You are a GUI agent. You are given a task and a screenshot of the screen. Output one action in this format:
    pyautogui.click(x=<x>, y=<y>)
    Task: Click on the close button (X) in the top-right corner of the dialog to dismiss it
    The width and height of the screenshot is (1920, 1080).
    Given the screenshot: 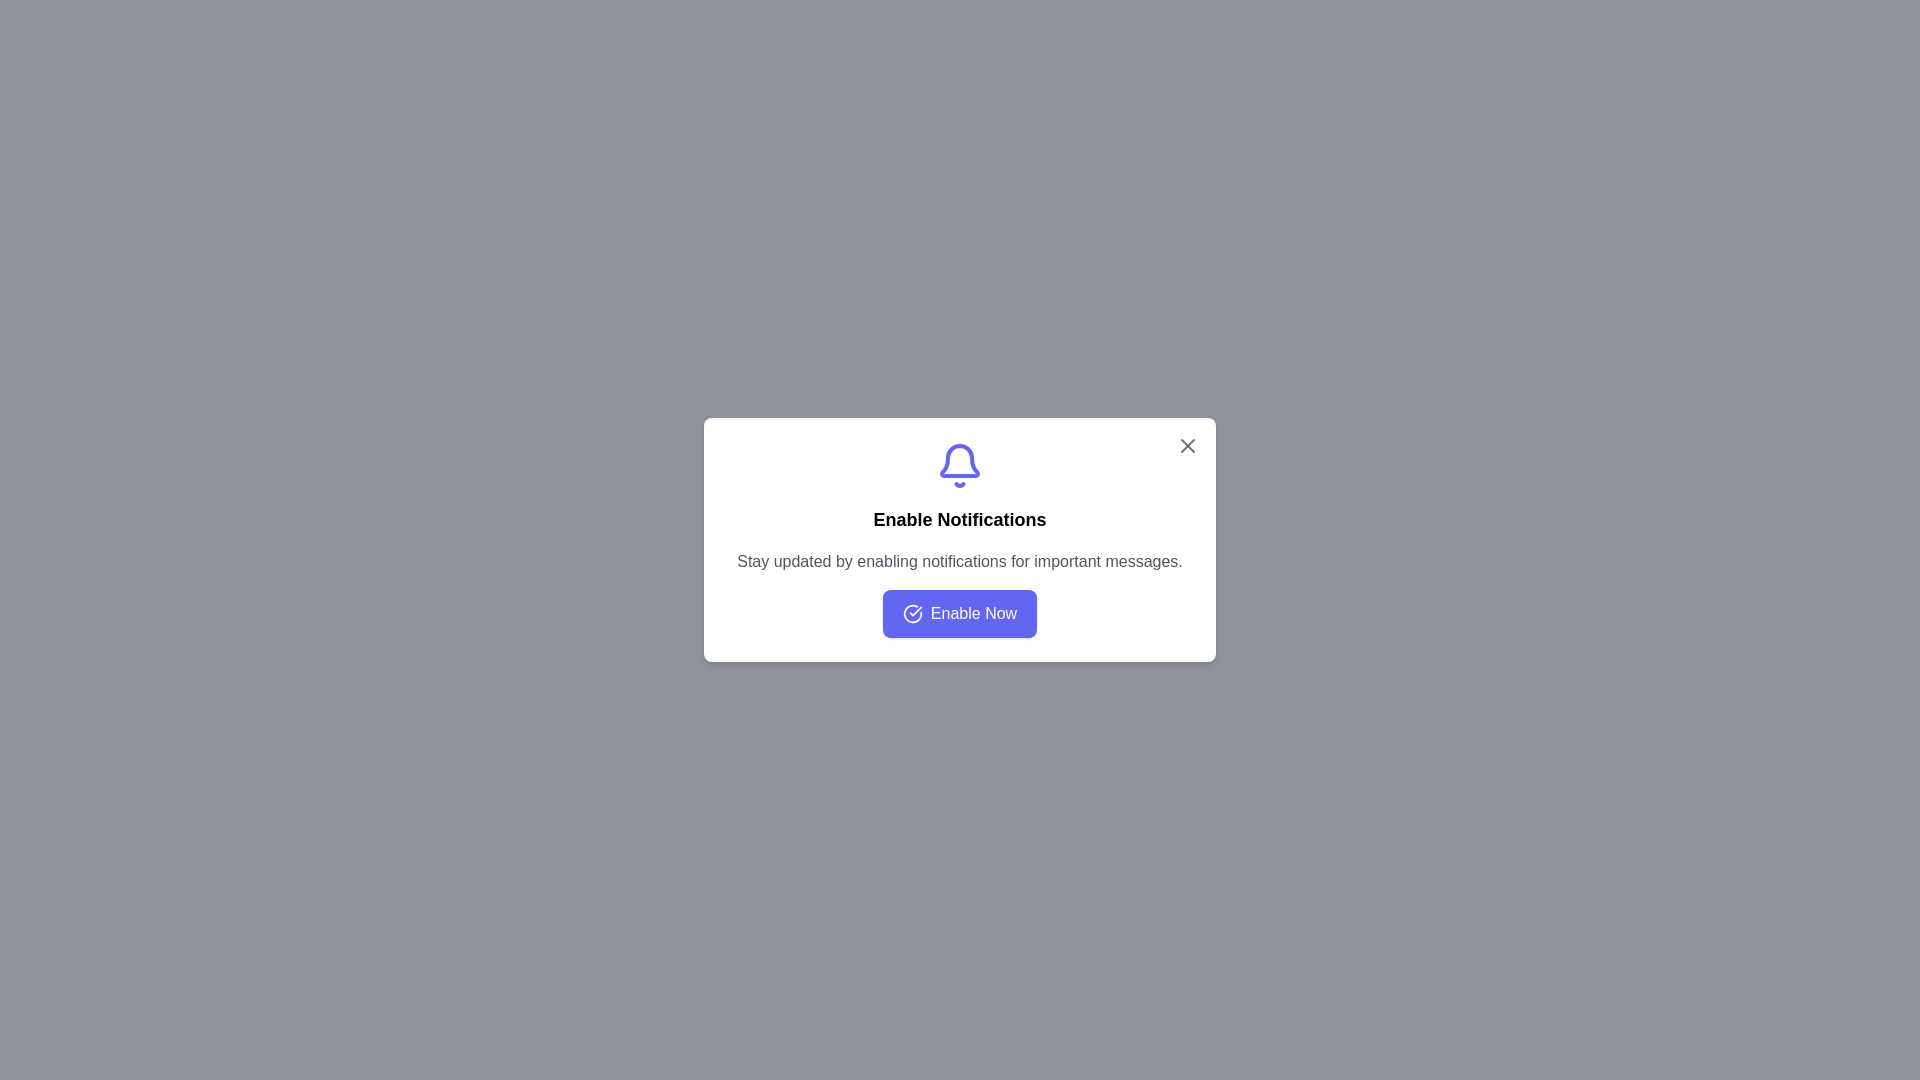 What is the action you would take?
    pyautogui.click(x=1188, y=445)
    